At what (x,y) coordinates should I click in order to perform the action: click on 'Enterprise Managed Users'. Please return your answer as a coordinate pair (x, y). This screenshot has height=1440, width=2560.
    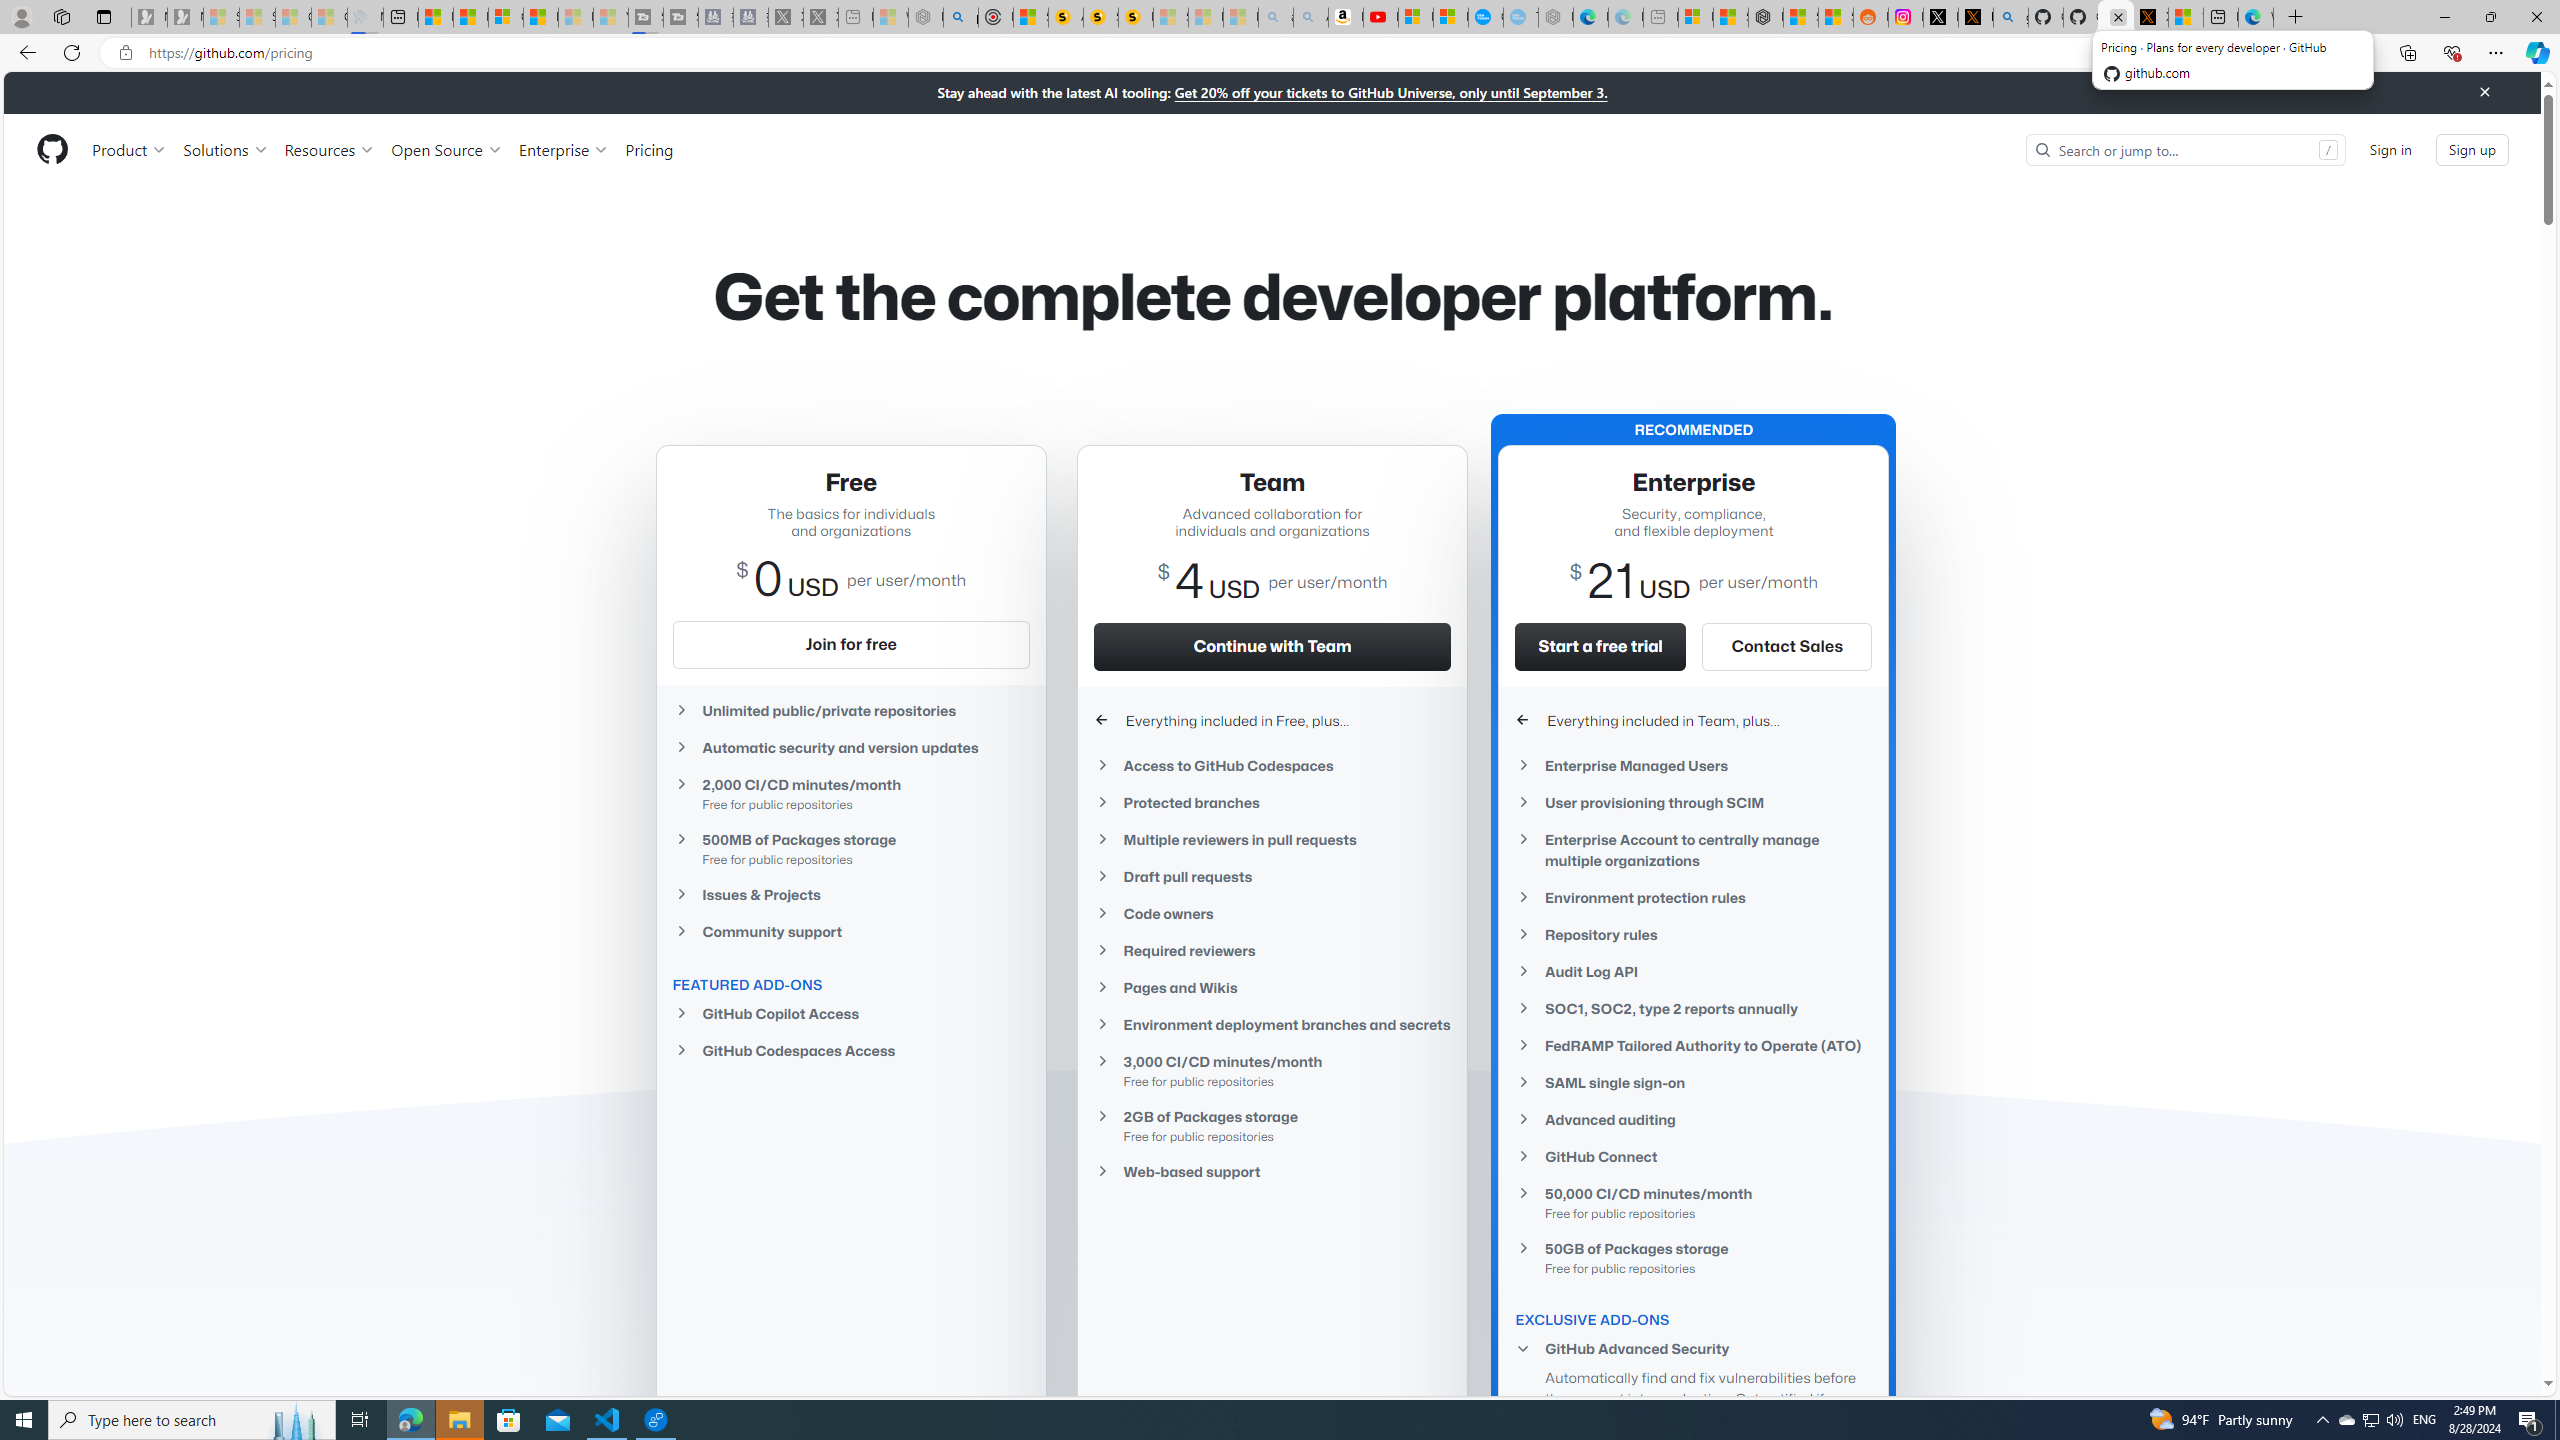
    Looking at the image, I should click on (1693, 765).